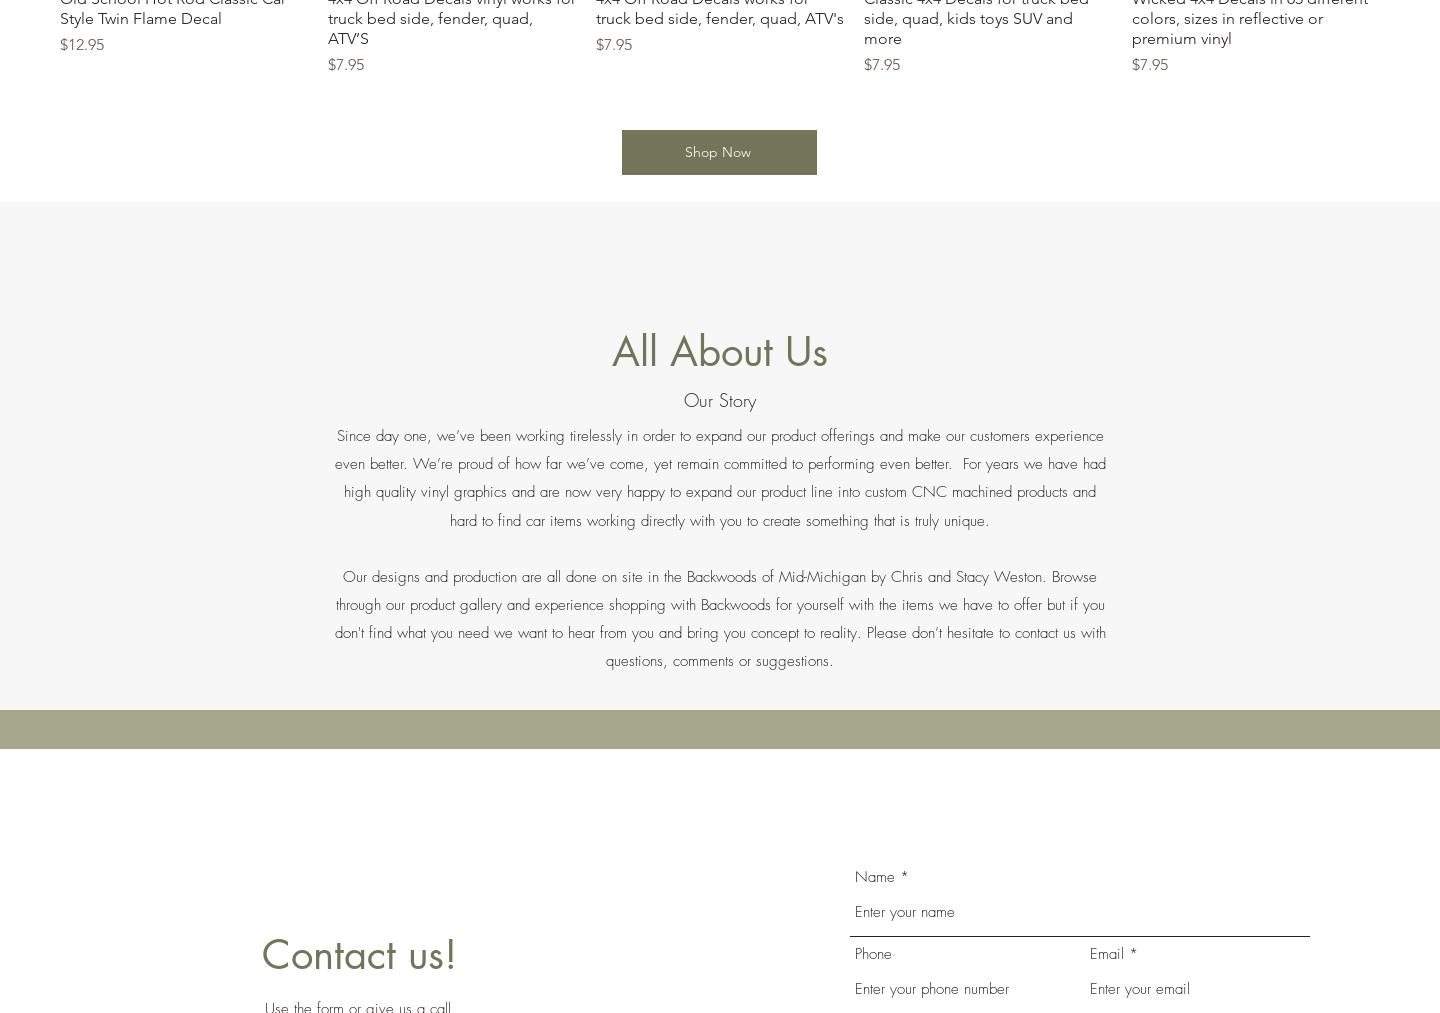 The width and height of the screenshot is (1440, 1013). What do you see at coordinates (716, 151) in the screenshot?
I see `'Shop Now'` at bounding box center [716, 151].